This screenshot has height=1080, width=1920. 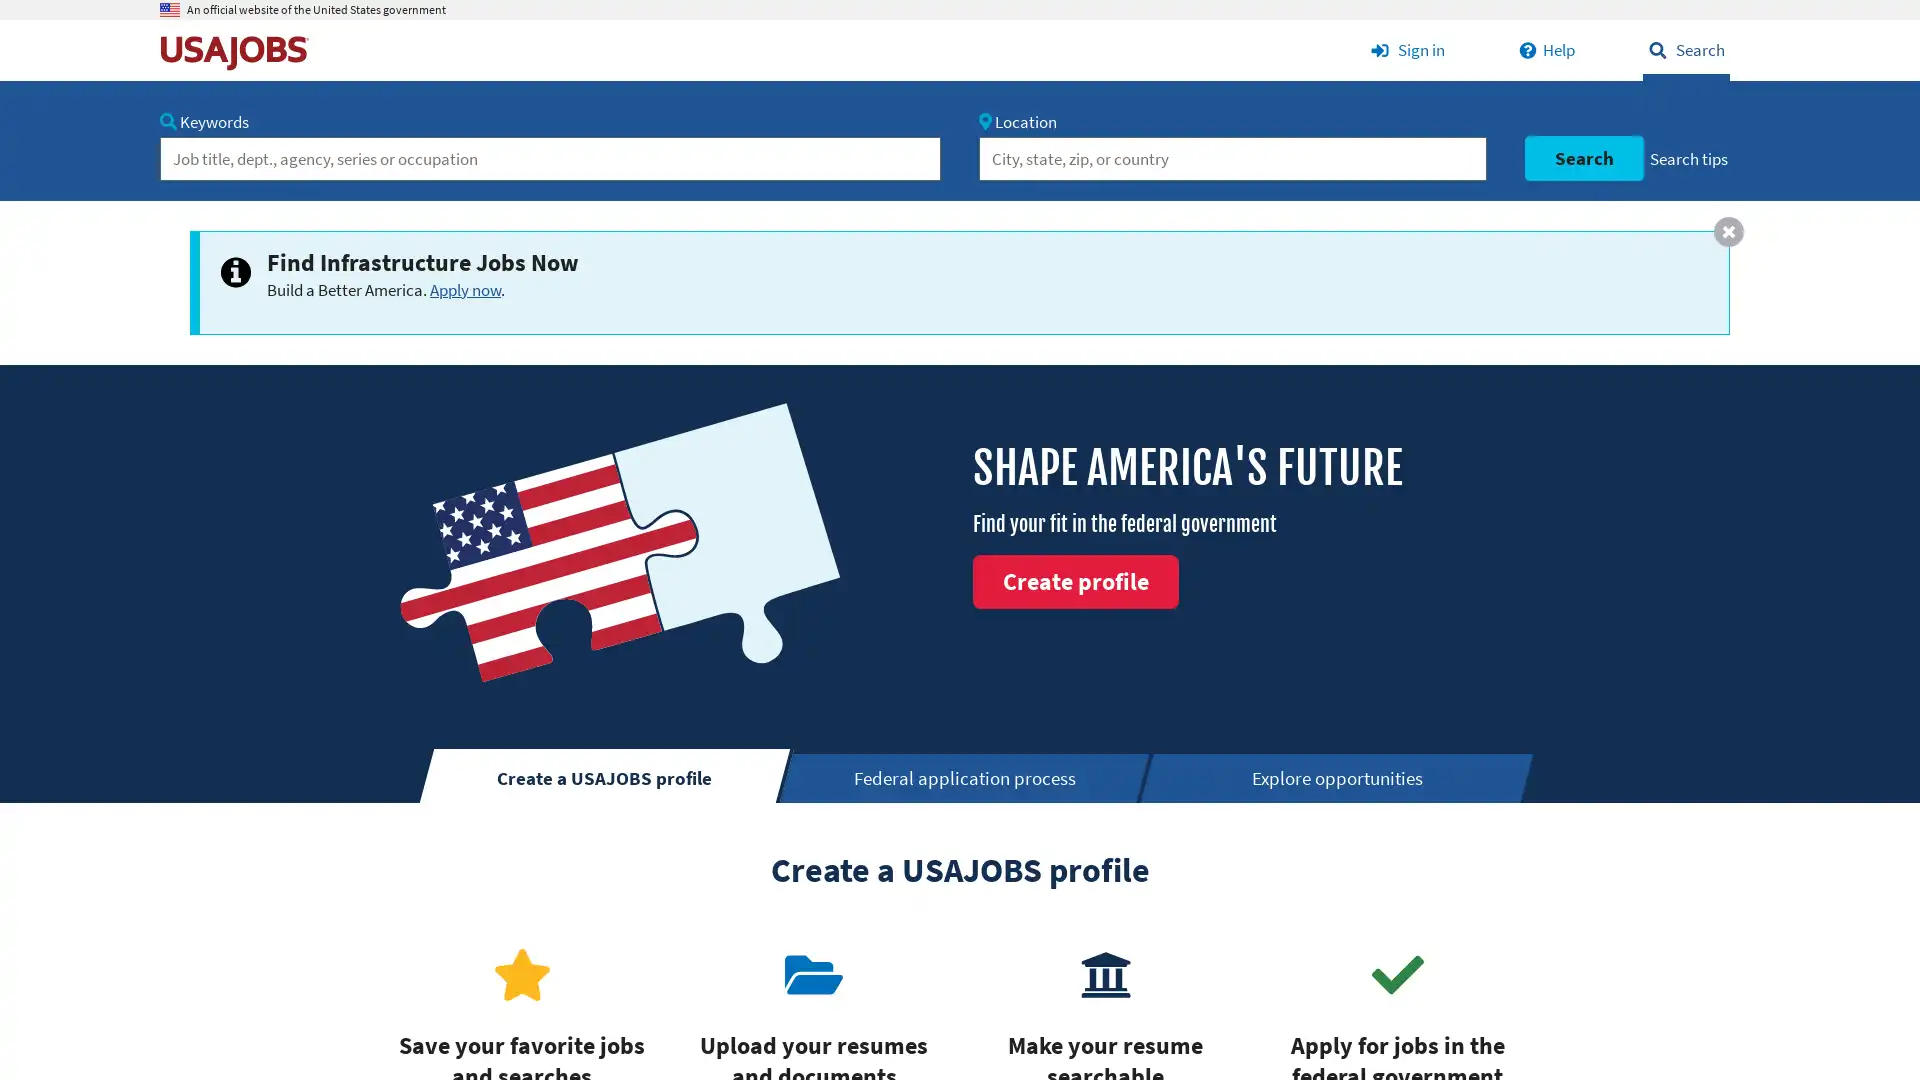 What do you see at coordinates (1727, 230) in the screenshot?
I see `Close` at bounding box center [1727, 230].